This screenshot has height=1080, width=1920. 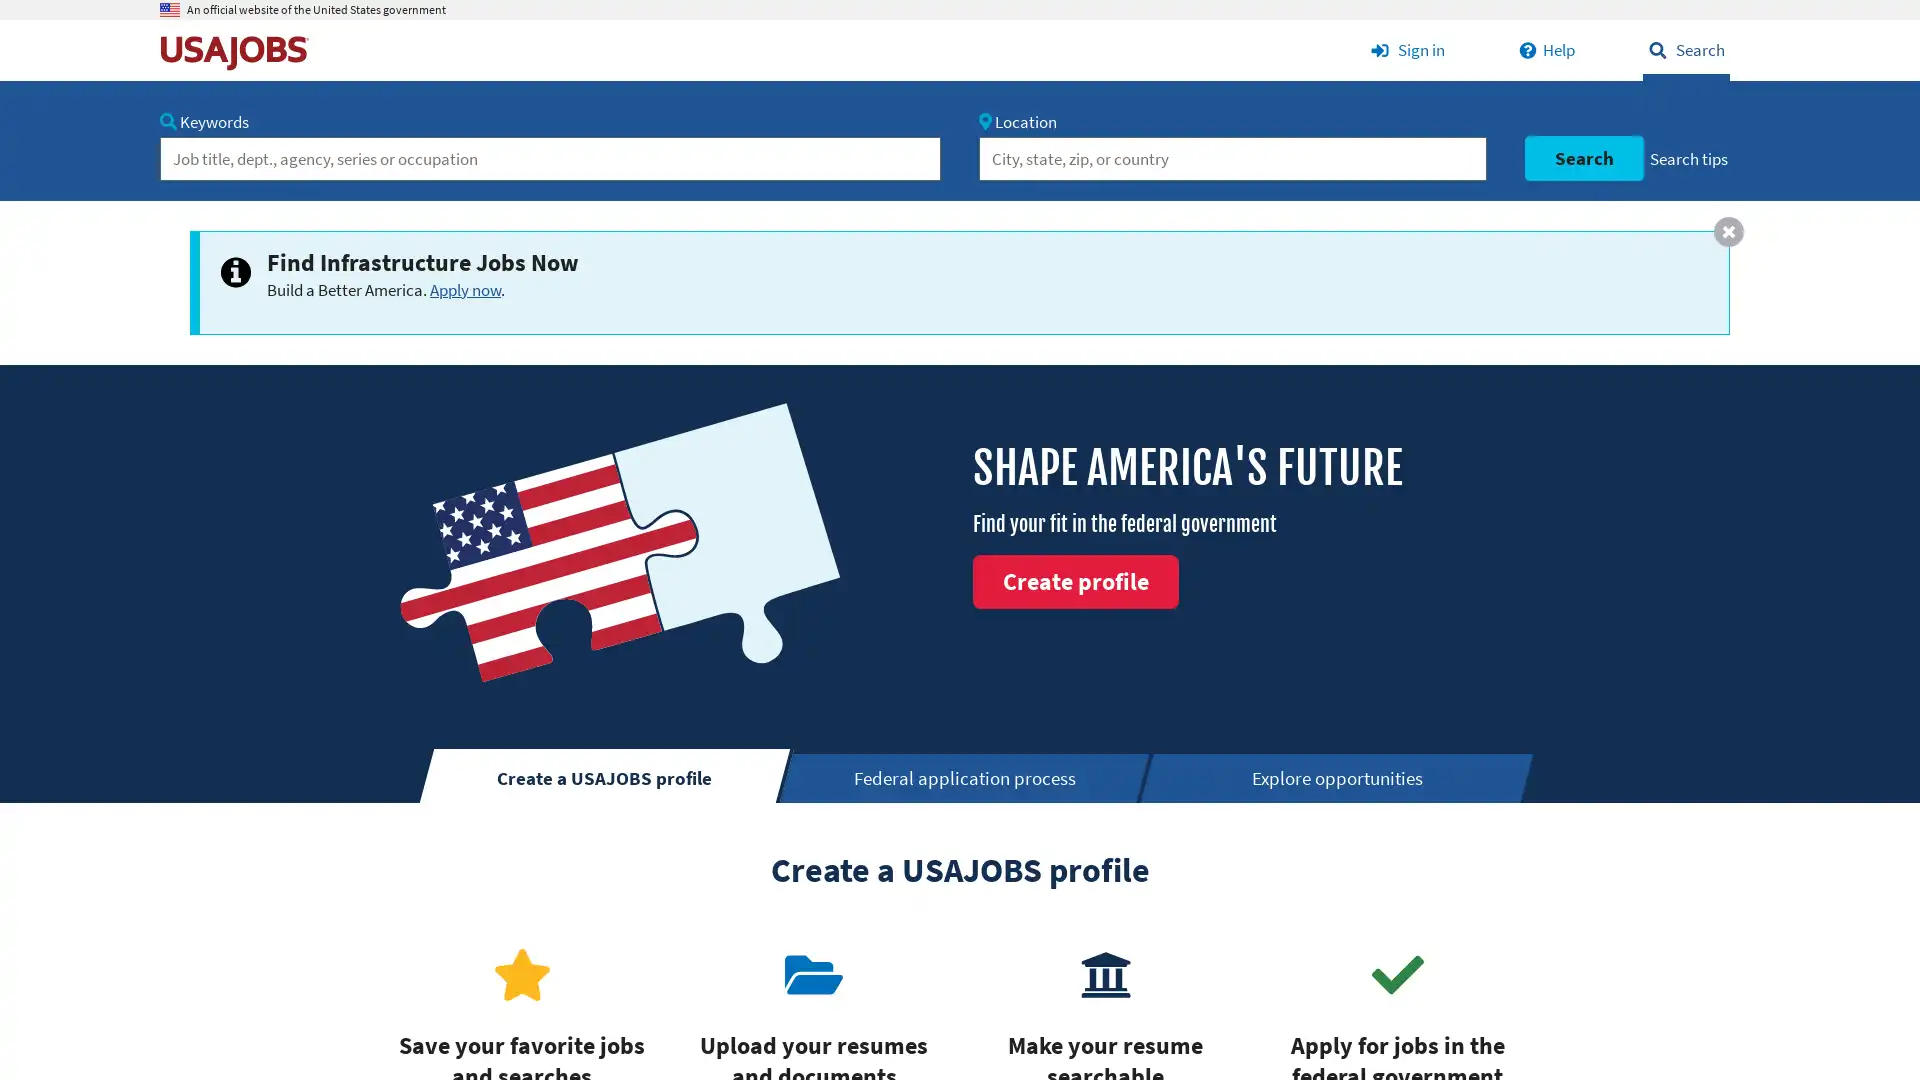 What do you see at coordinates (1727, 230) in the screenshot?
I see `Close` at bounding box center [1727, 230].